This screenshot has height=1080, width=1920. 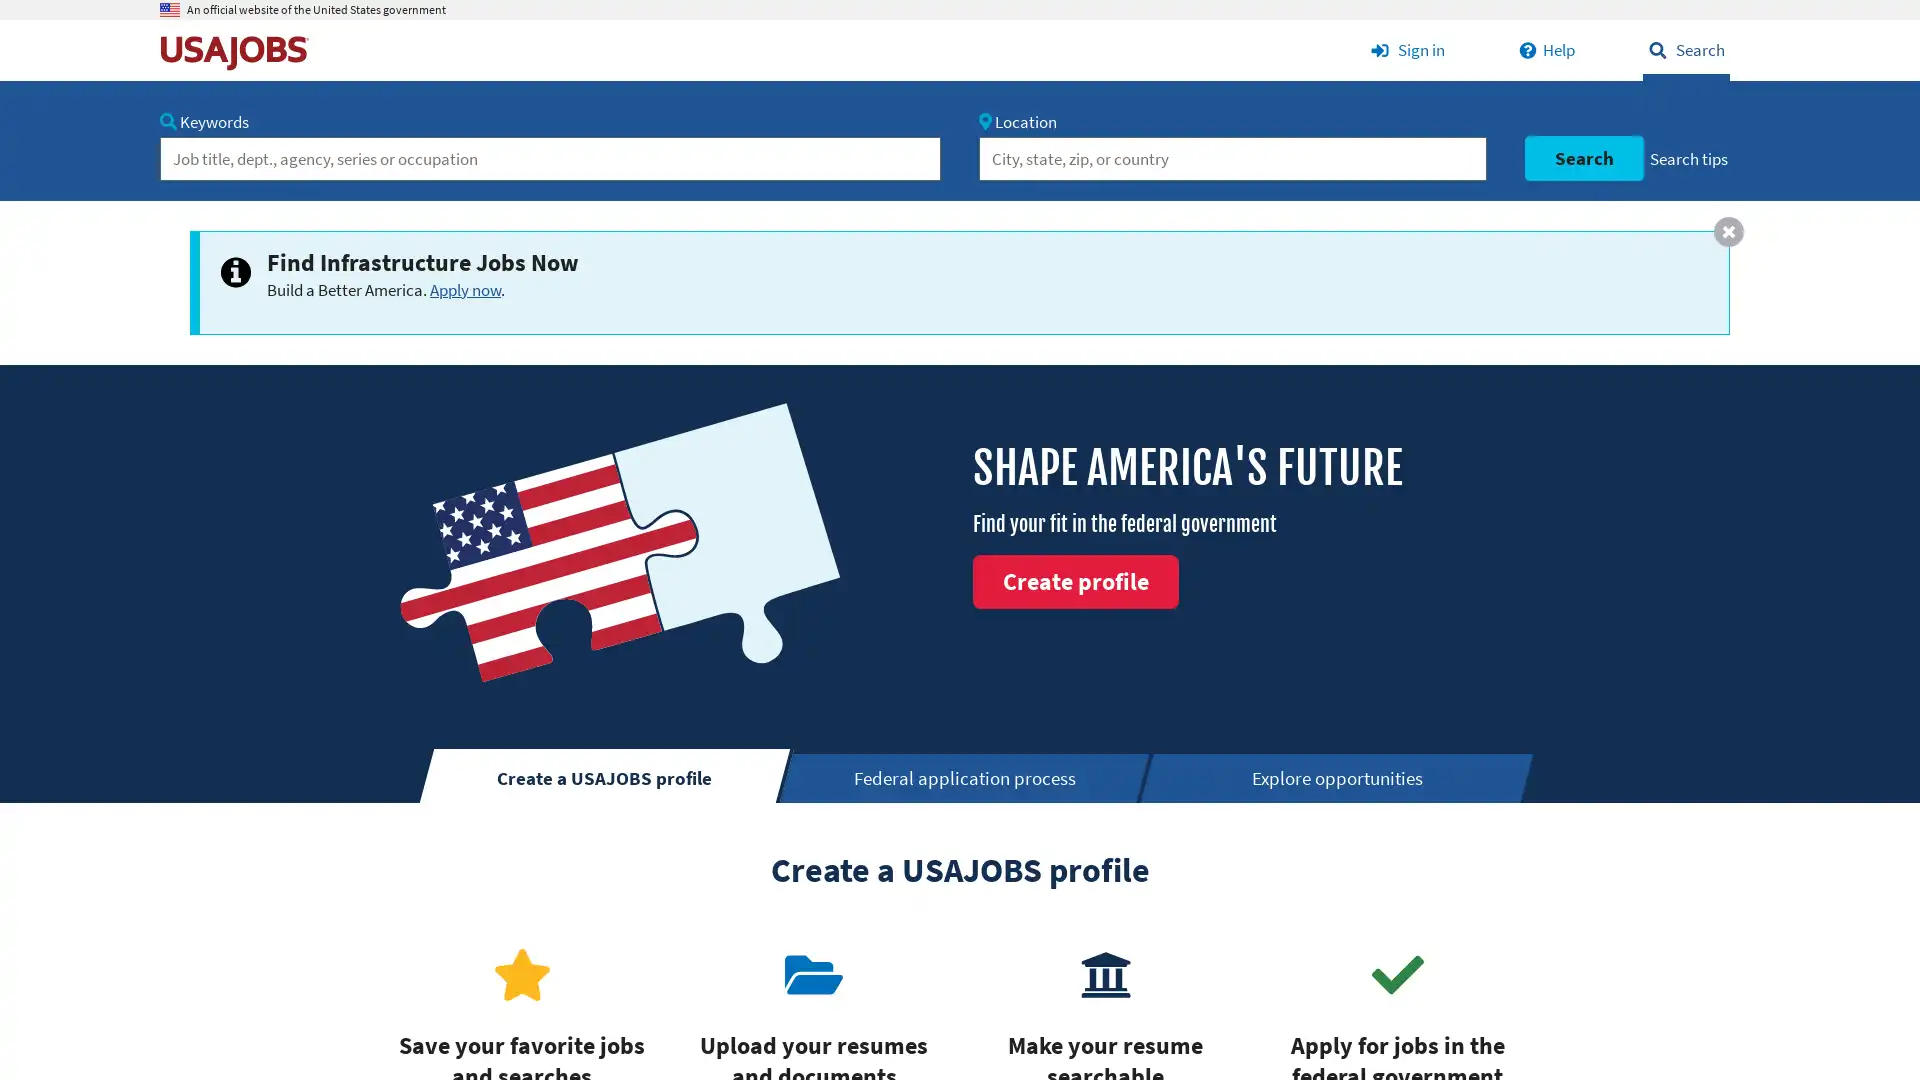 What do you see at coordinates (1727, 230) in the screenshot?
I see `Close` at bounding box center [1727, 230].